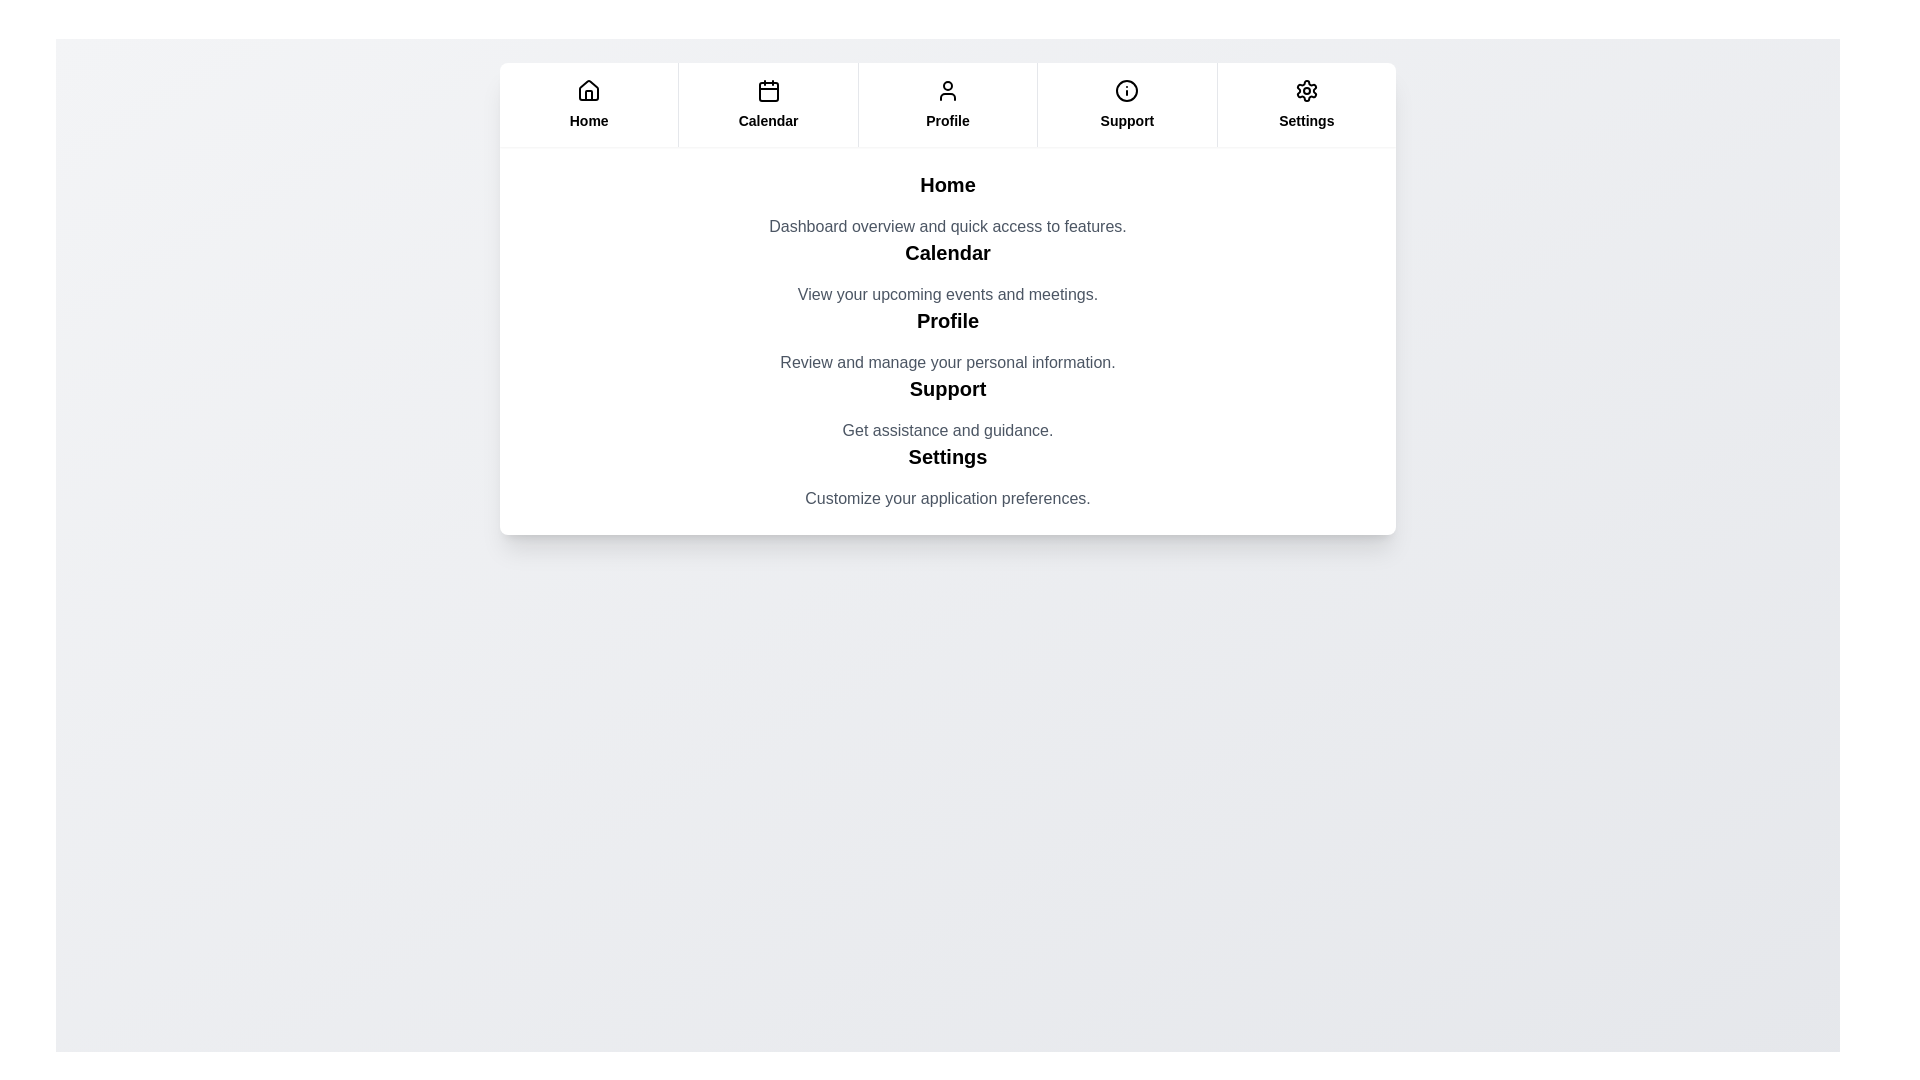 The height and width of the screenshot is (1080, 1920). What do you see at coordinates (947, 120) in the screenshot?
I see `the 'Profile' text label, which is displayed in bold black font on a white background, located within the third tab of the navigation bar, directly below the user icon` at bounding box center [947, 120].